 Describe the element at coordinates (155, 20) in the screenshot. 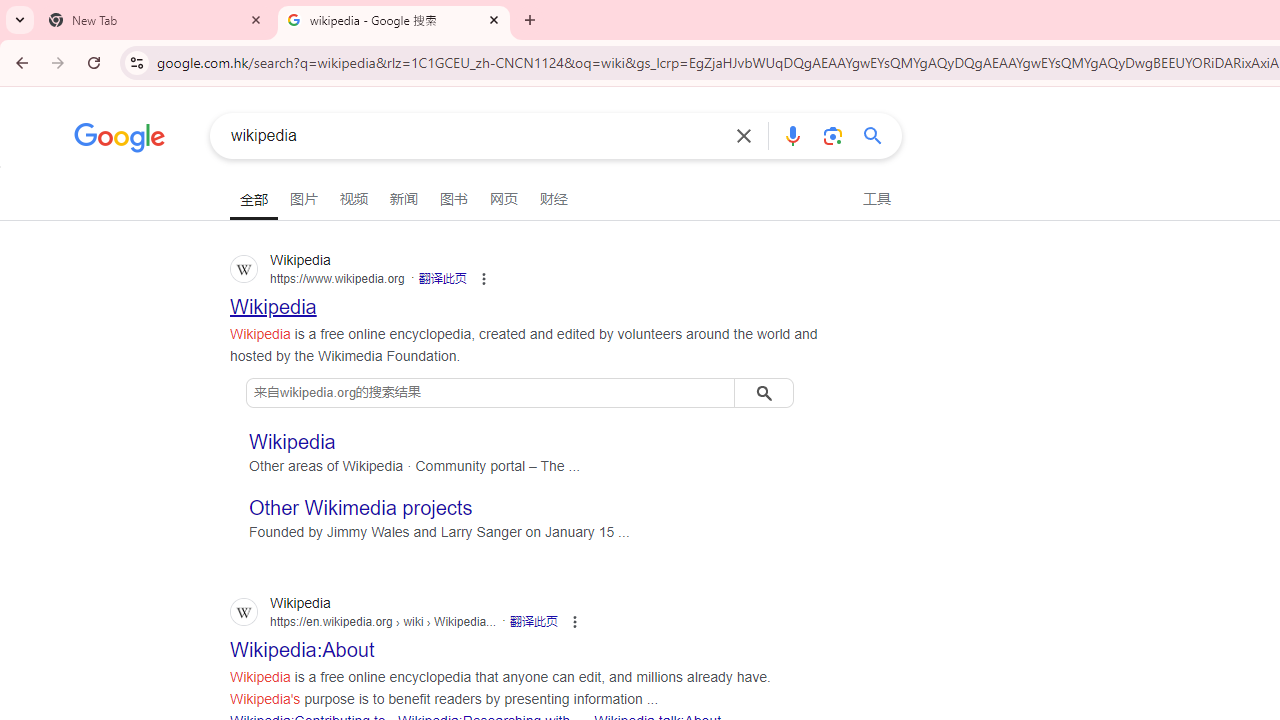

I see `'New Tab'` at that location.